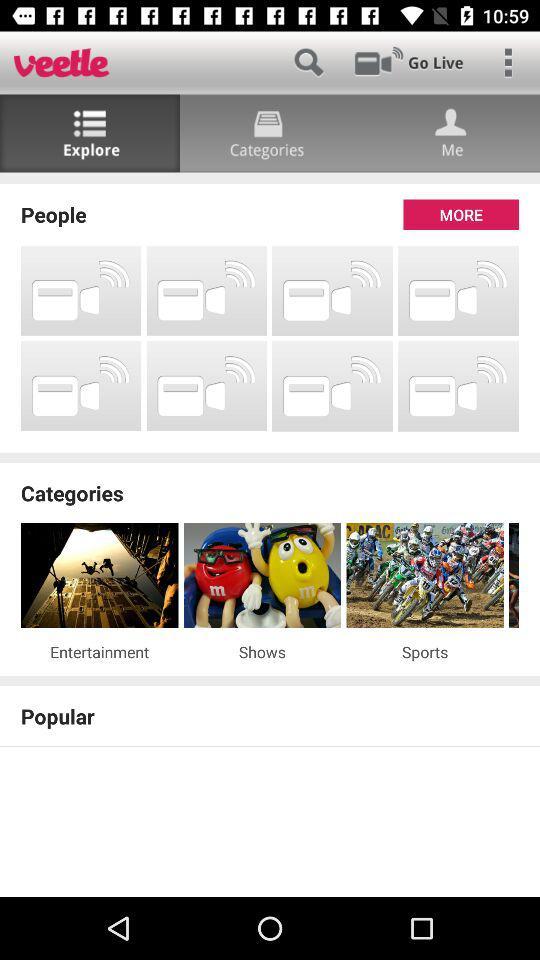 Image resolution: width=540 pixels, height=960 pixels. What do you see at coordinates (270, 716) in the screenshot?
I see `the popular icon` at bounding box center [270, 716].